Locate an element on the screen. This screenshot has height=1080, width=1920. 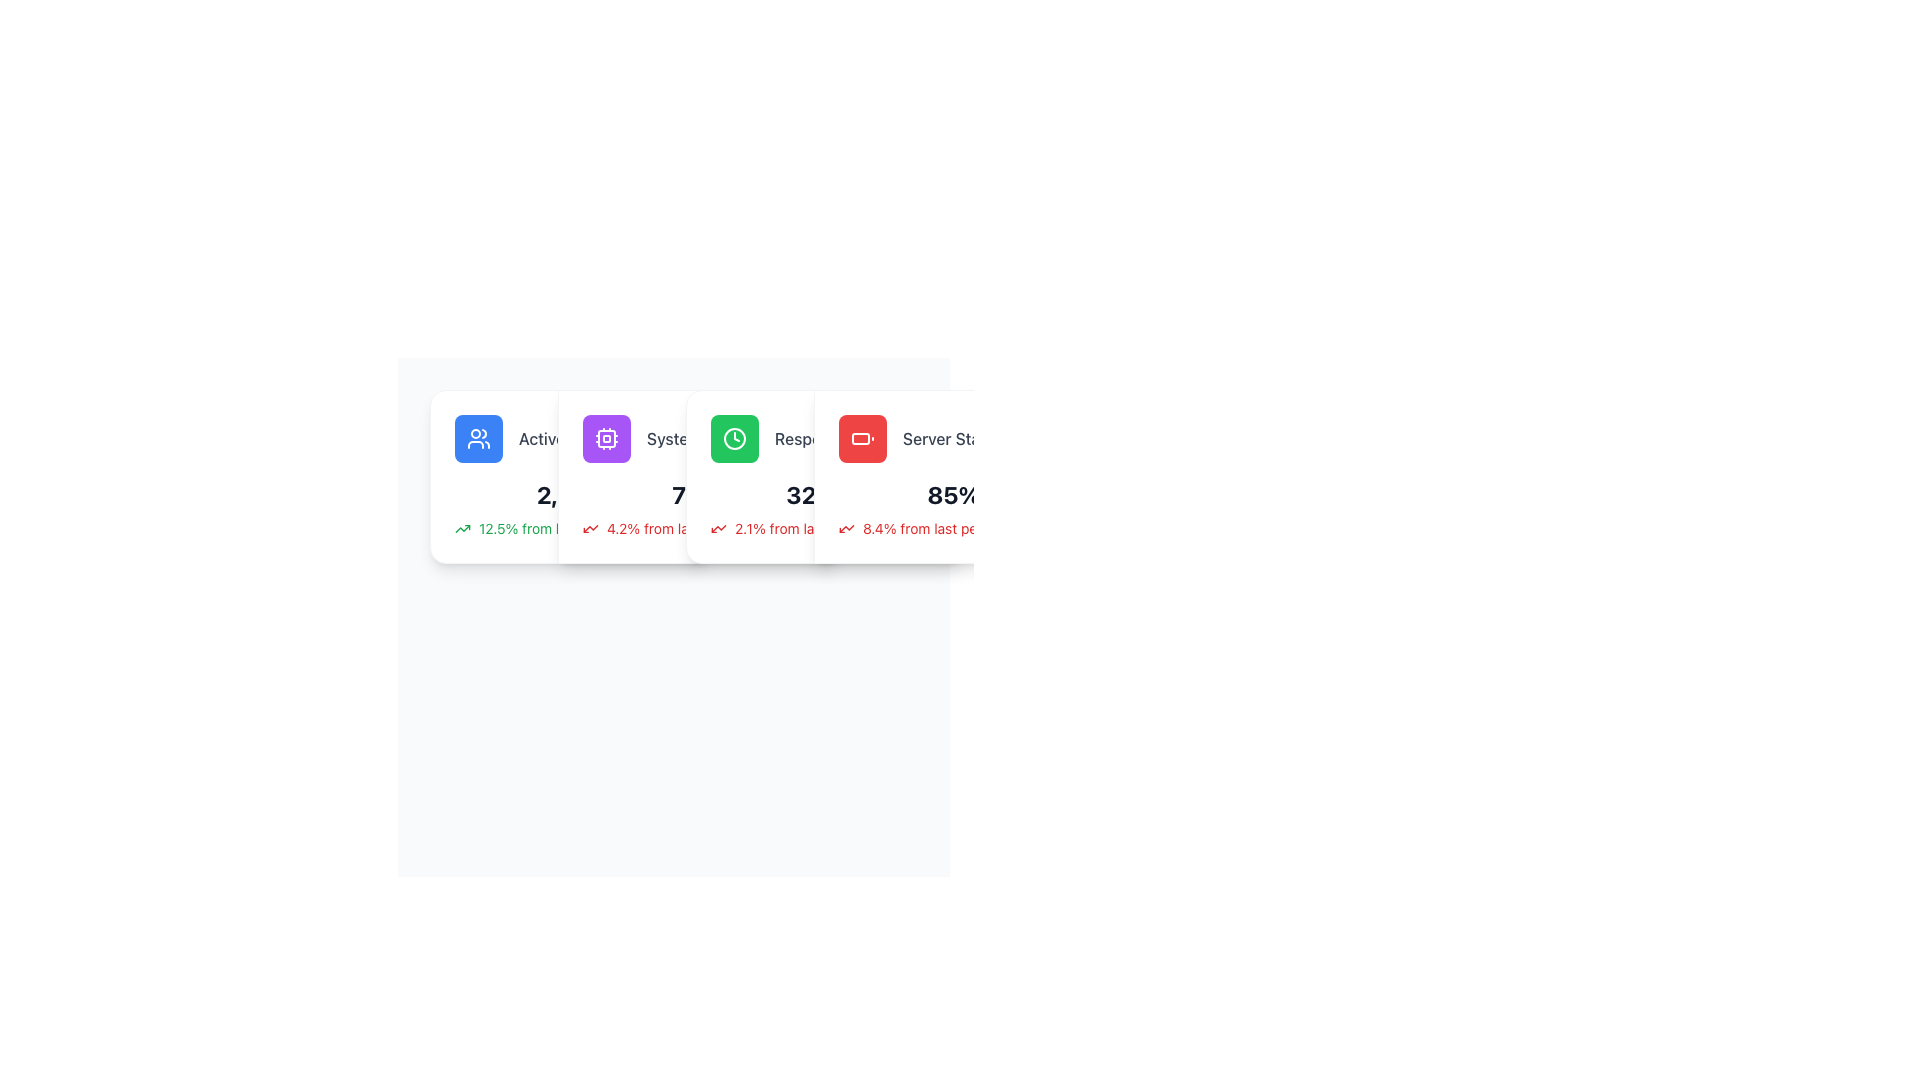
the small upward trend icon with a red stroke that precedes the text '2.1% from last period' in red, located under the 'Response Time' card in green is located at coordinates (719, 527).